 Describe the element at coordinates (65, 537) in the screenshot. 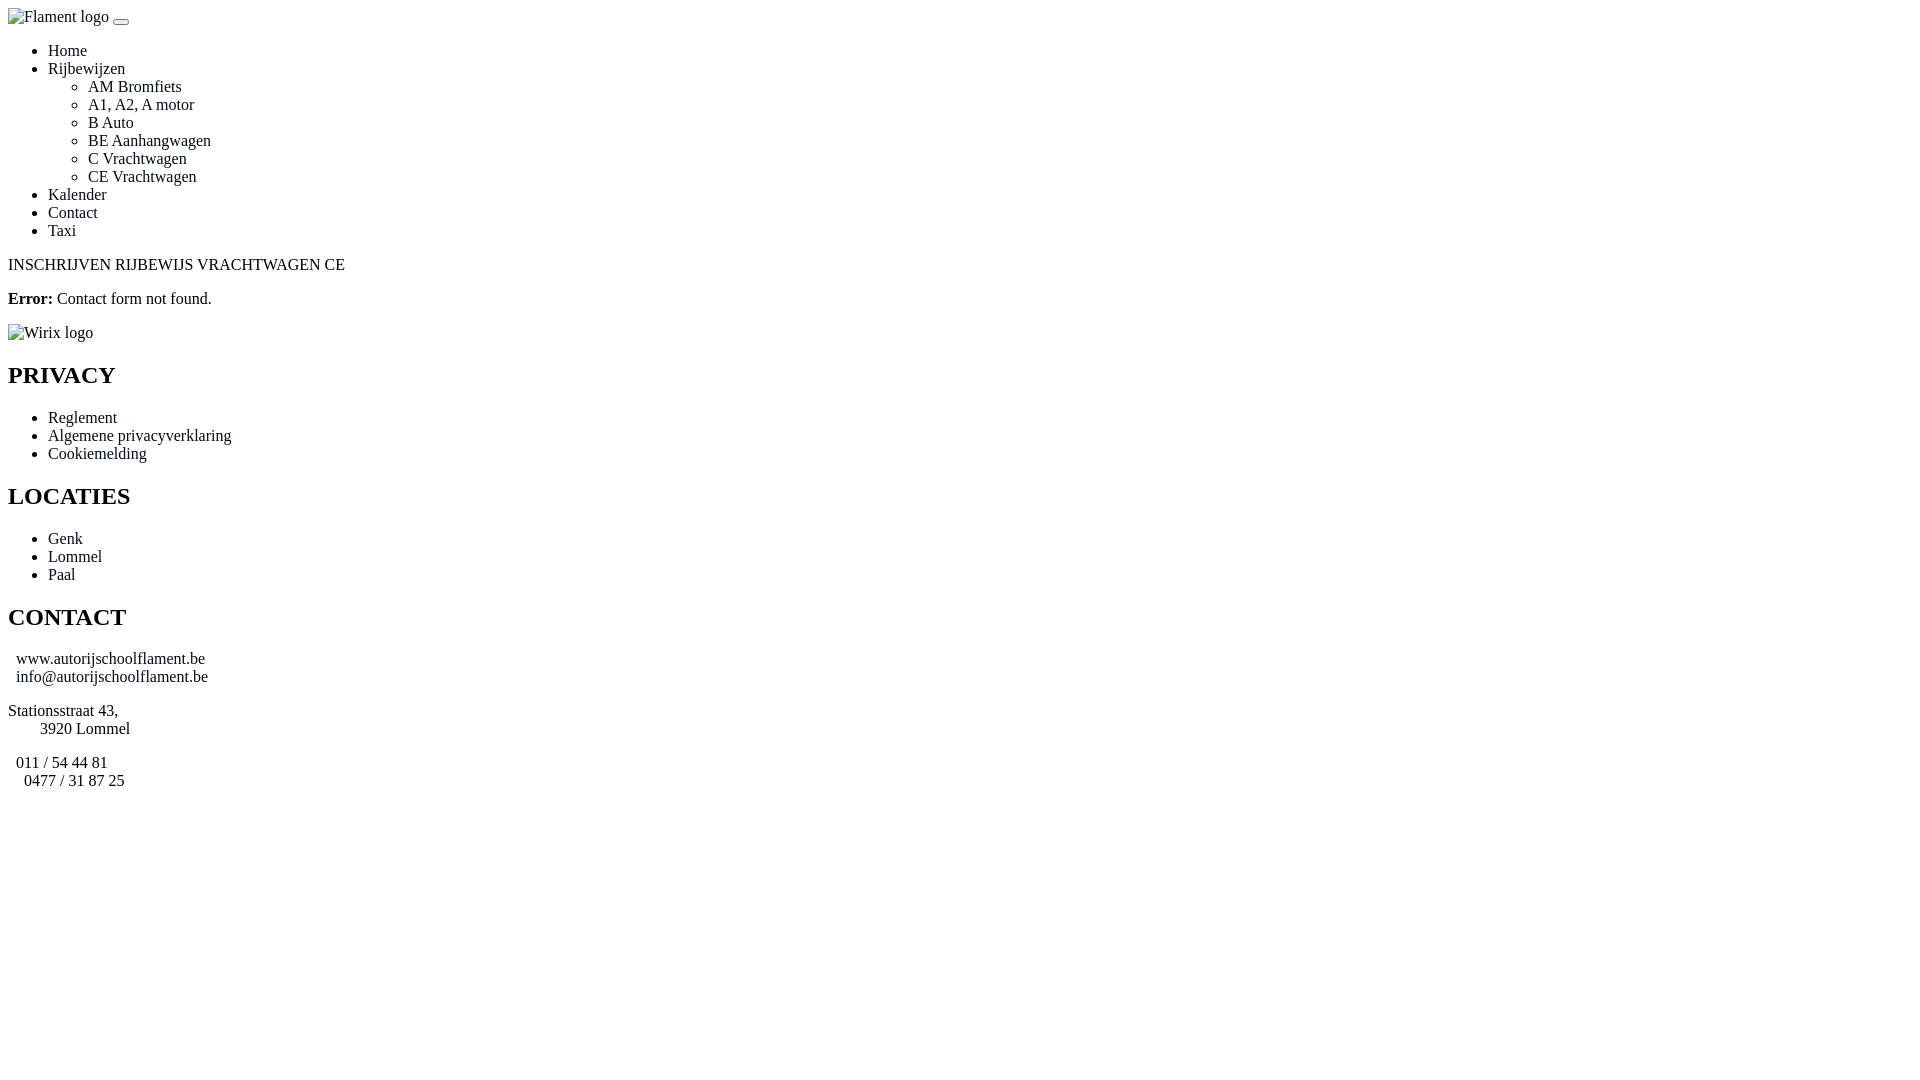

I see `'Genk'` at that location.